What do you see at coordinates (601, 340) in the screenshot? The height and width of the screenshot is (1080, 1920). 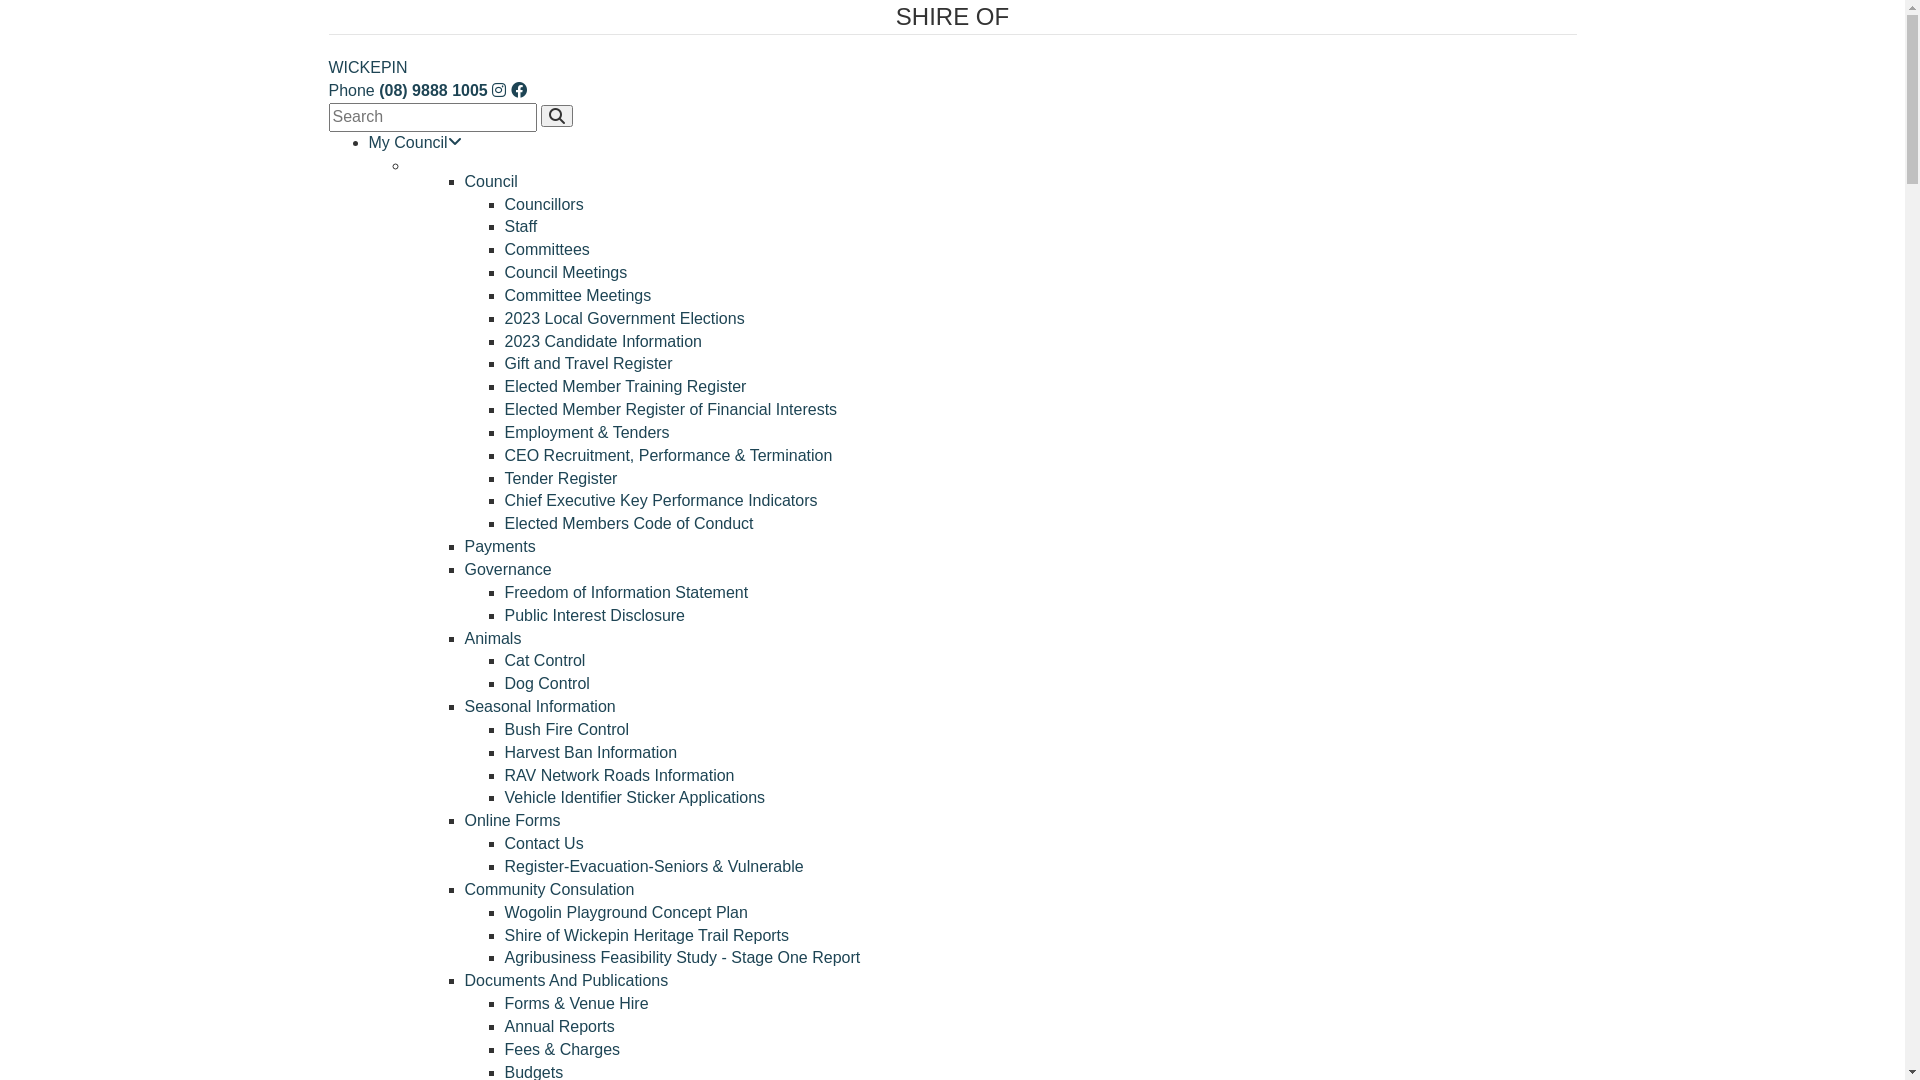 I see `'2023 Candidate Information'` at bounding box center [601, 340].